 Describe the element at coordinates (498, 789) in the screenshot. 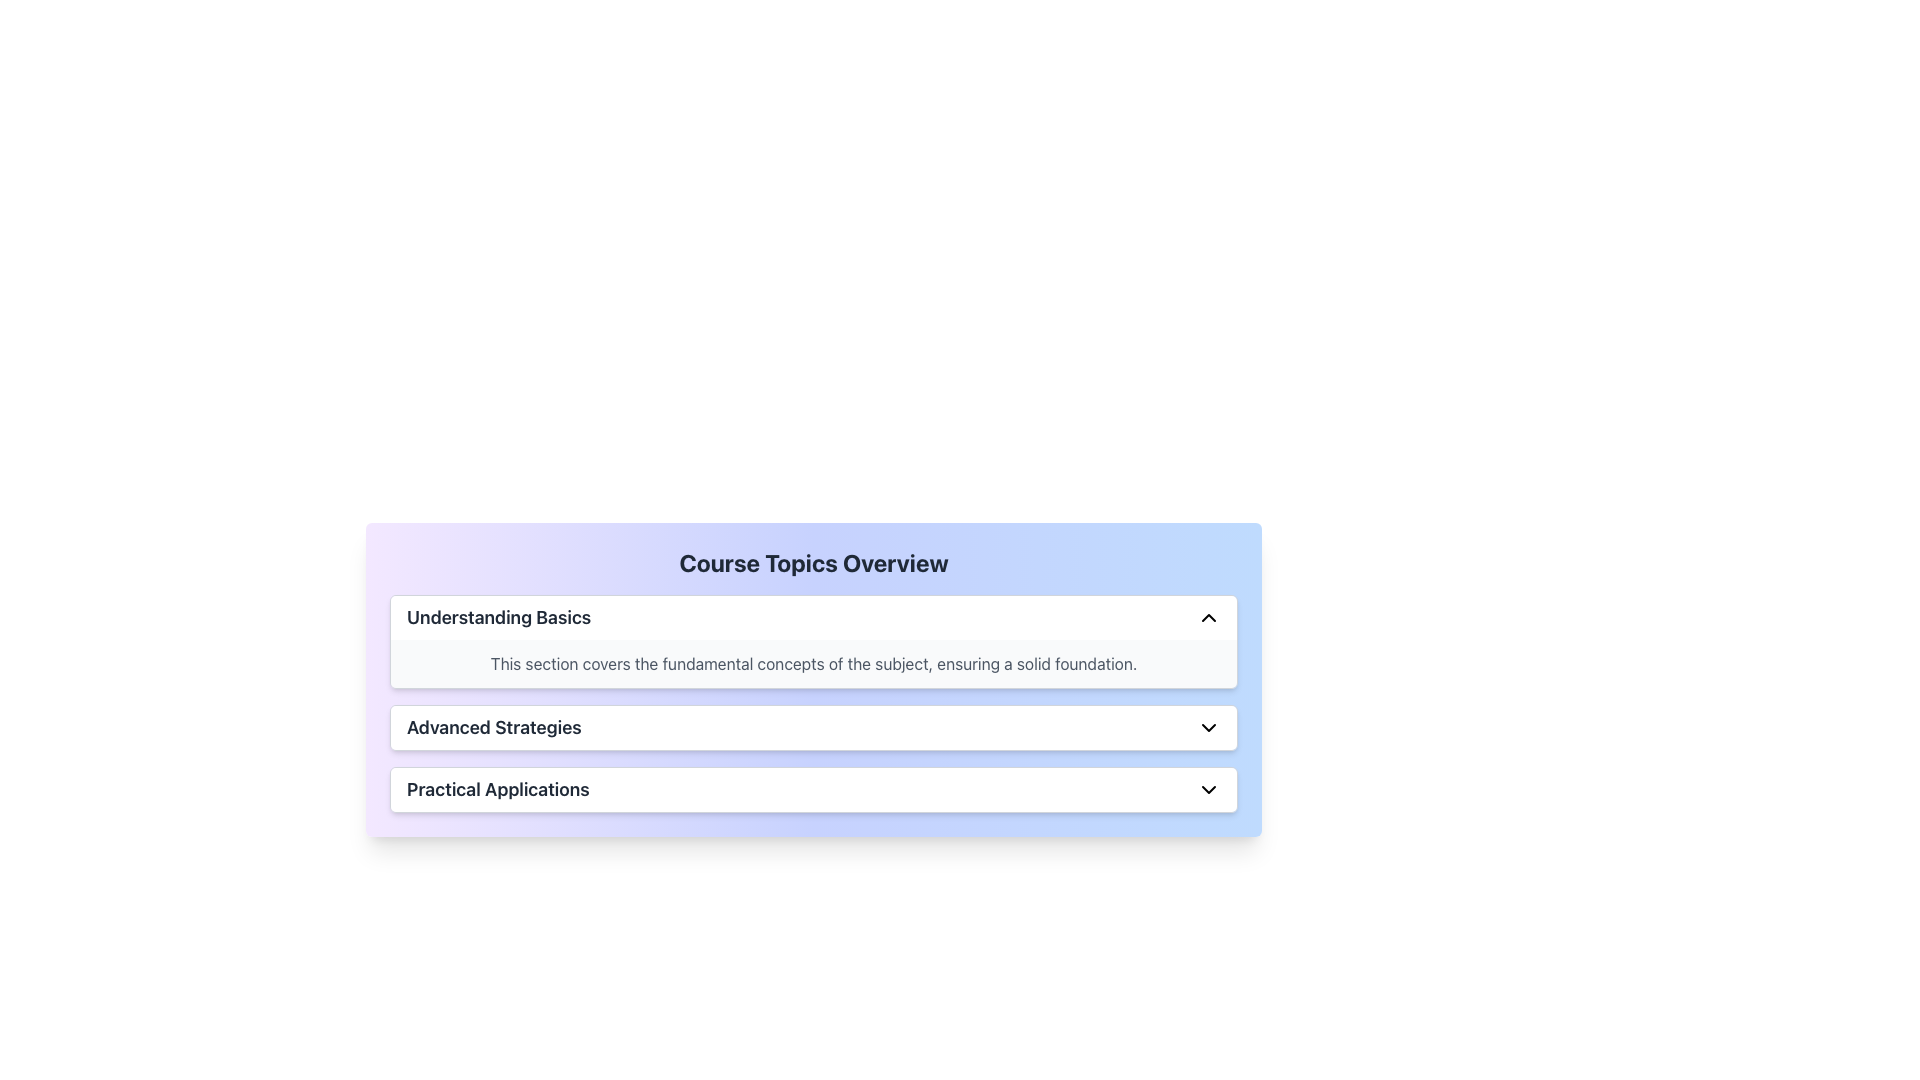

I see `the text label displaying 'Practical Applications', which is a bold heading aligned to the left in the third row of a vertically-stacked list` at that location.